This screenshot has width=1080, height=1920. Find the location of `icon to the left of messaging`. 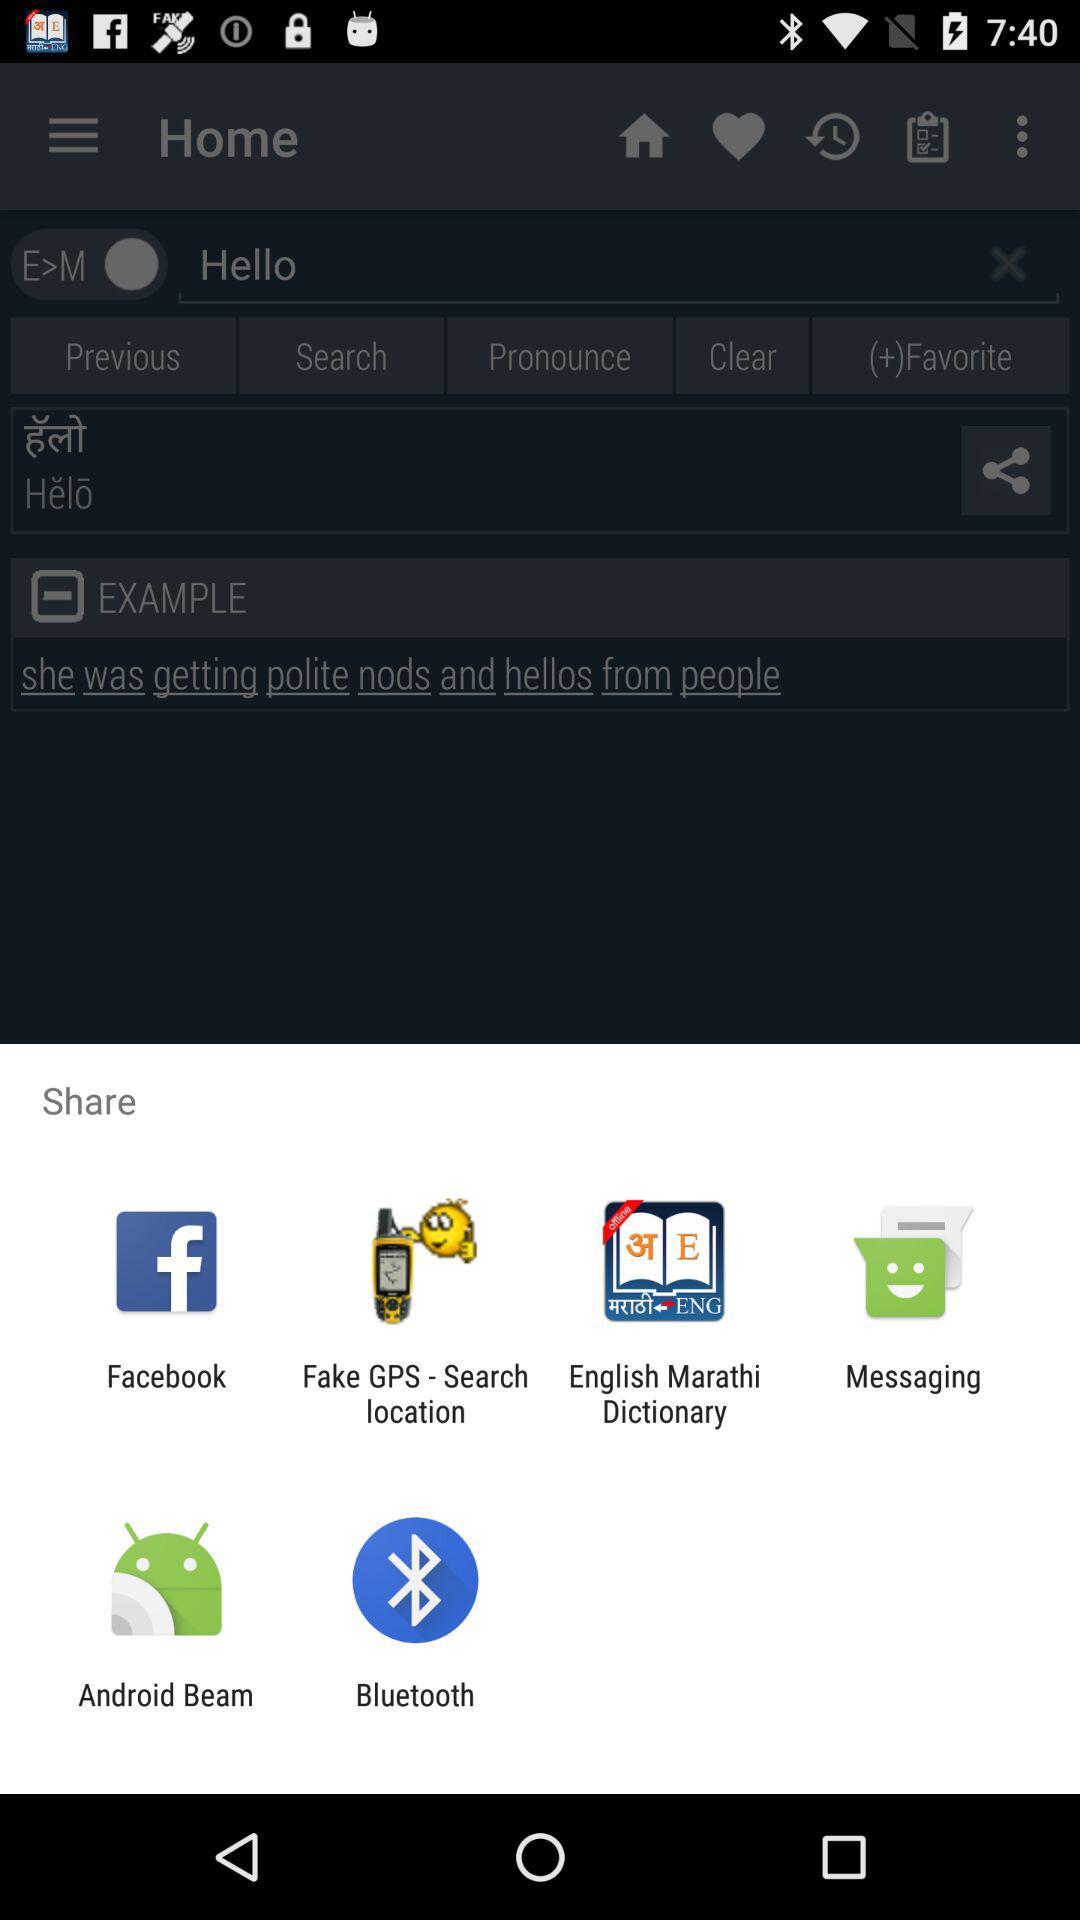

icon to the left of messaging is located at coordinates (664, 1392).